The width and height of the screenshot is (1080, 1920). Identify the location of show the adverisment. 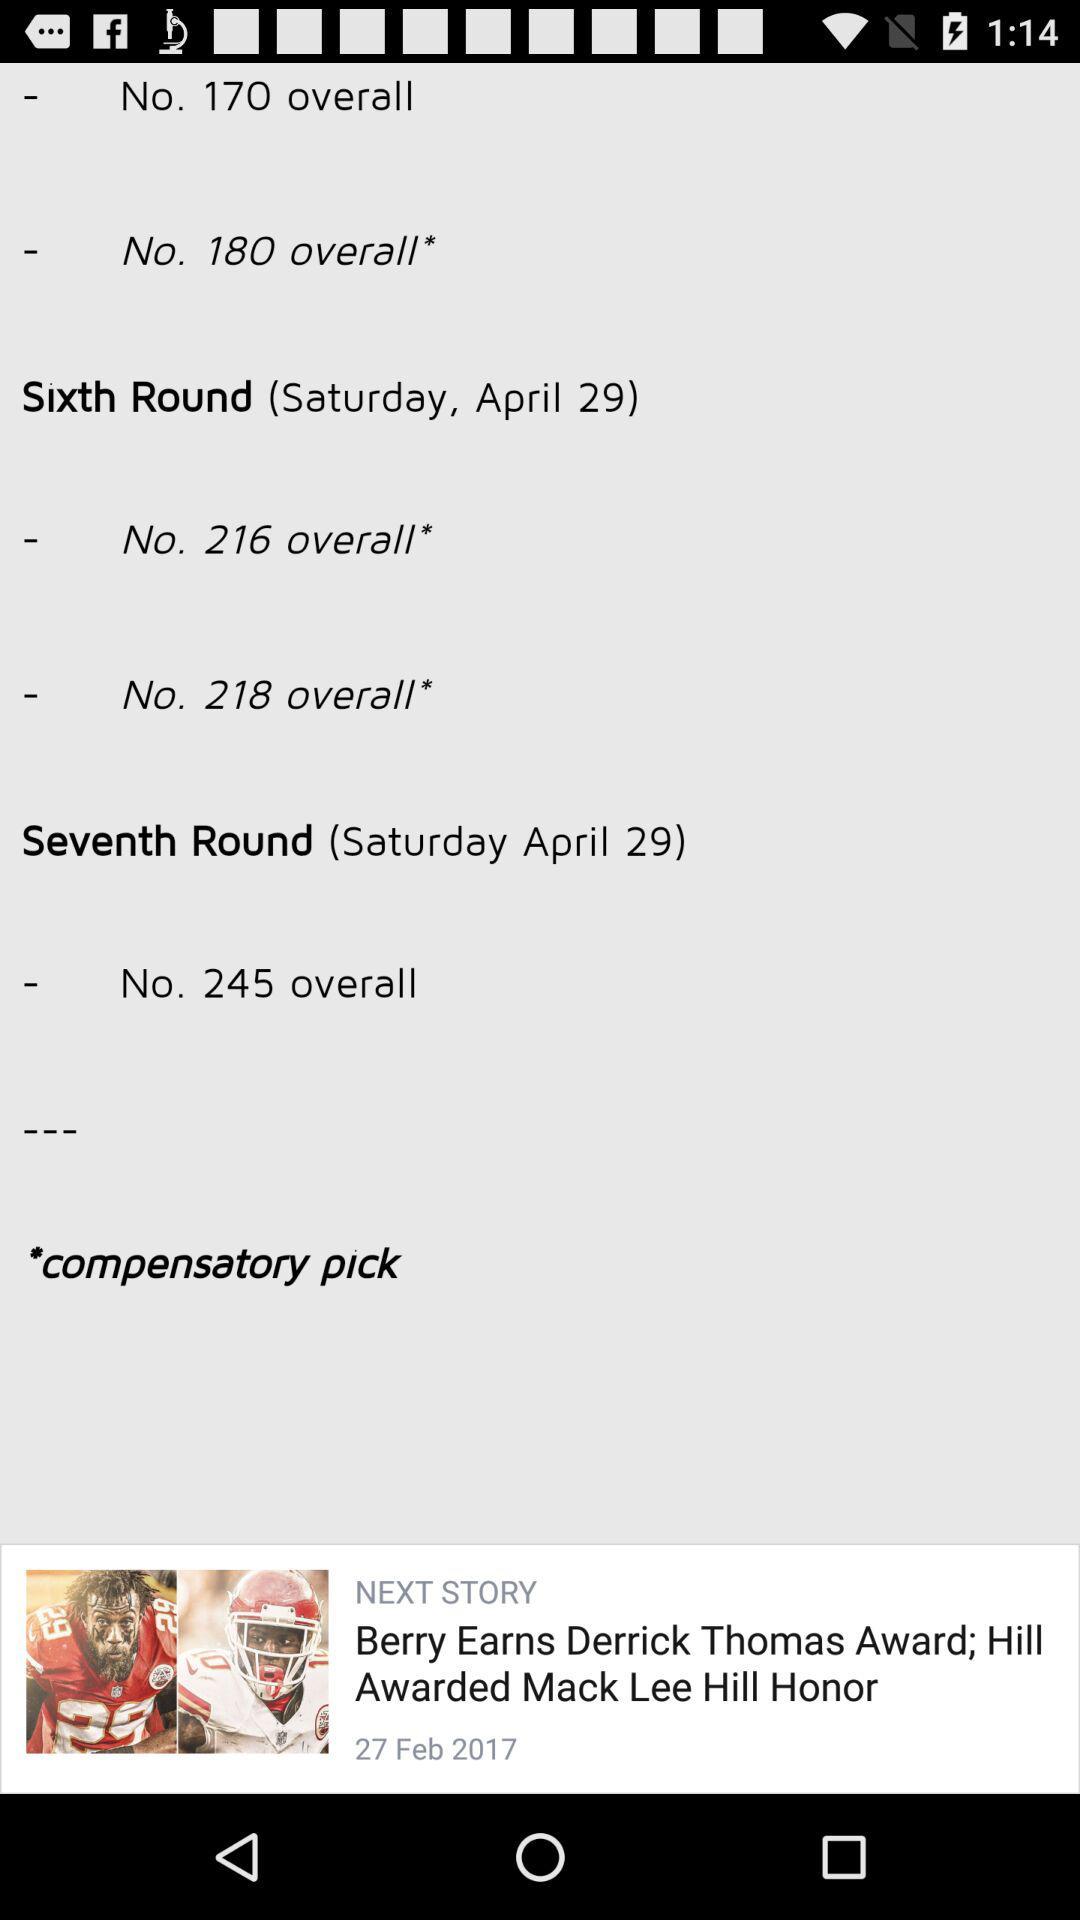
(540, 901).